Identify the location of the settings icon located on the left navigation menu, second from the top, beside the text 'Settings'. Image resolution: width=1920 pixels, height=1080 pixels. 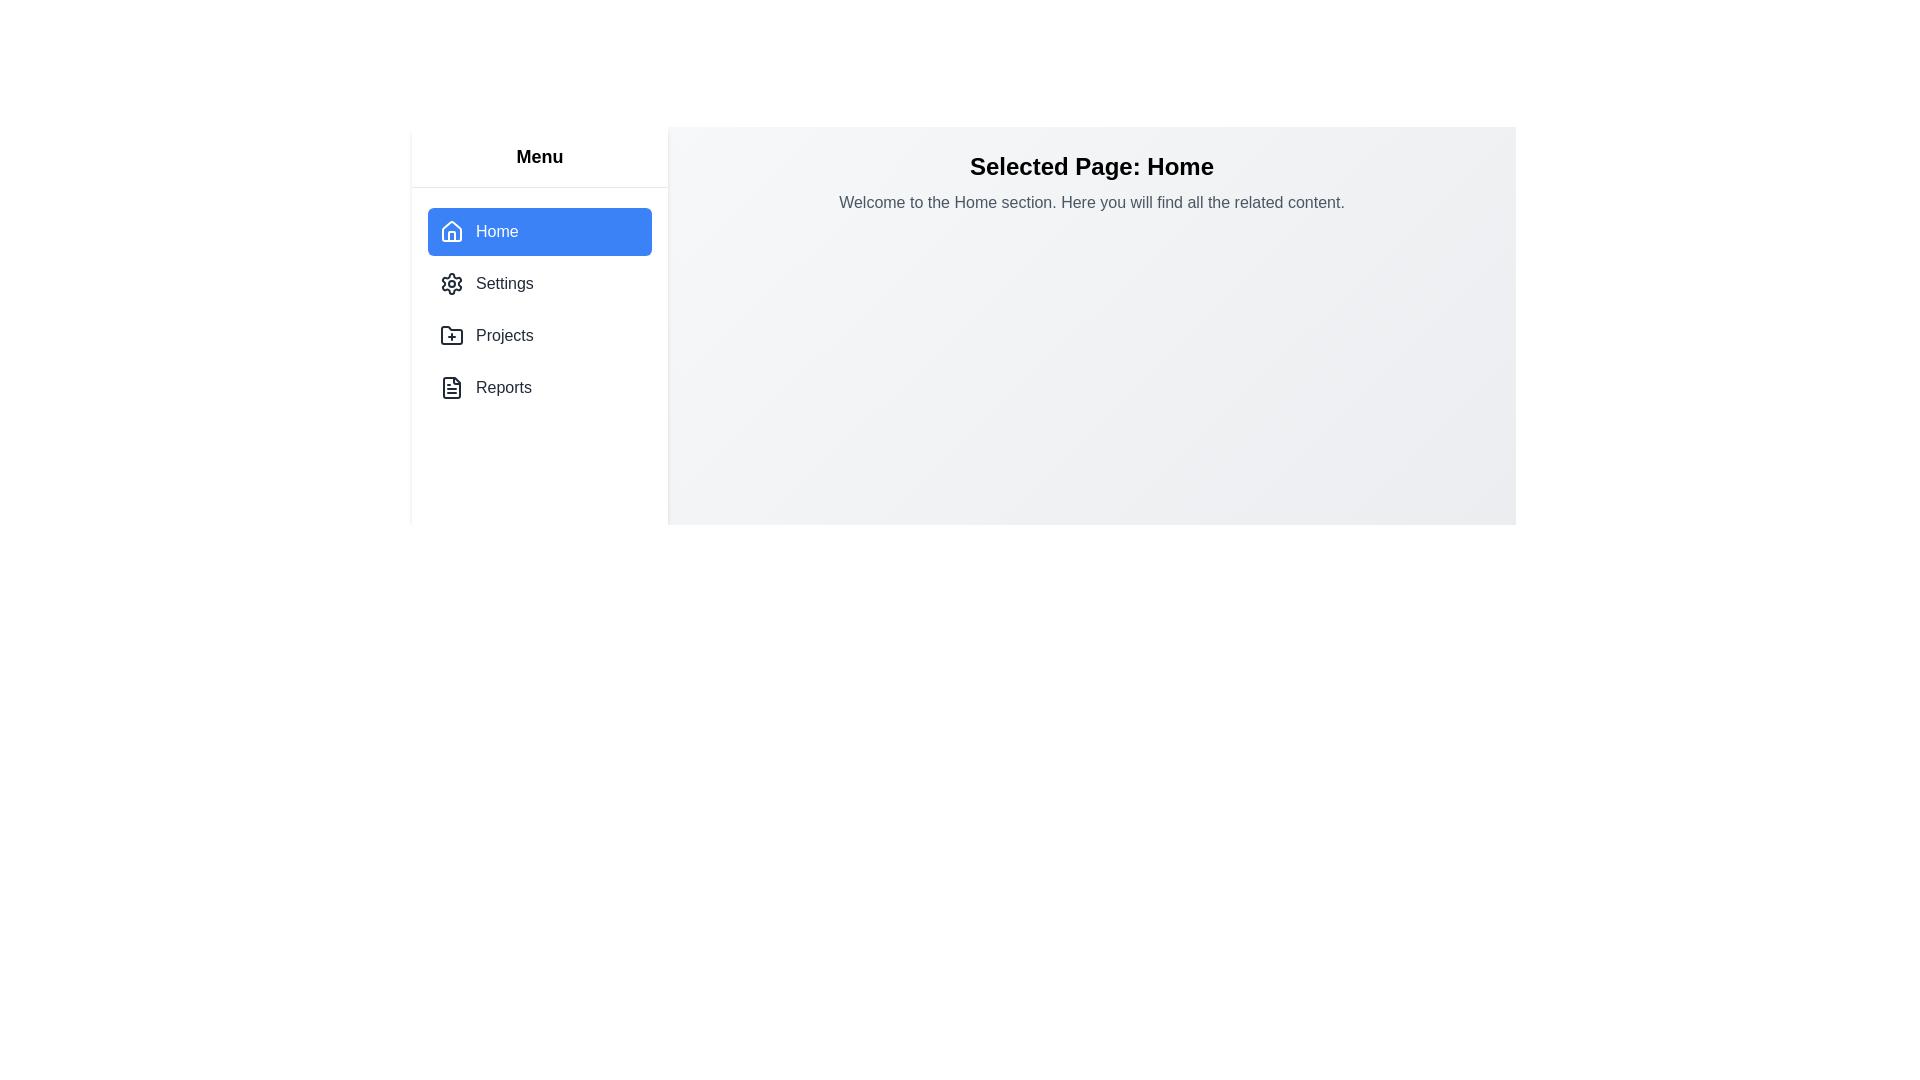
(450, 284).